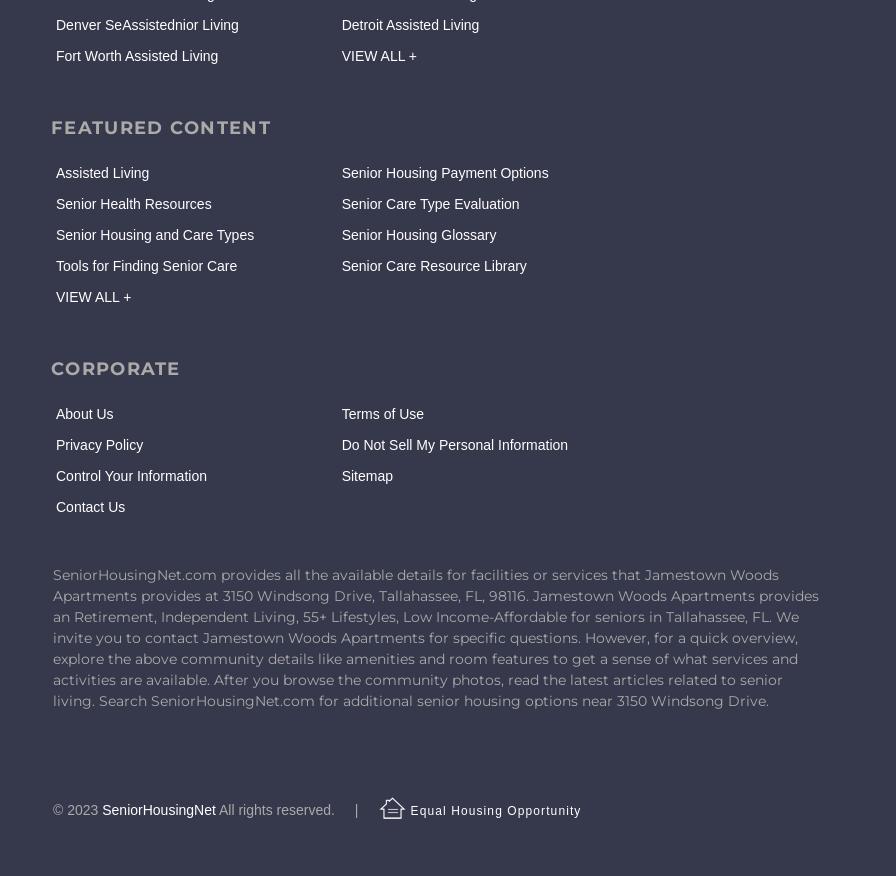  What do you see at coordinates (114, 367) in the screenshot?
I see `'CORPORATE'` at bounding box center [114, 367].